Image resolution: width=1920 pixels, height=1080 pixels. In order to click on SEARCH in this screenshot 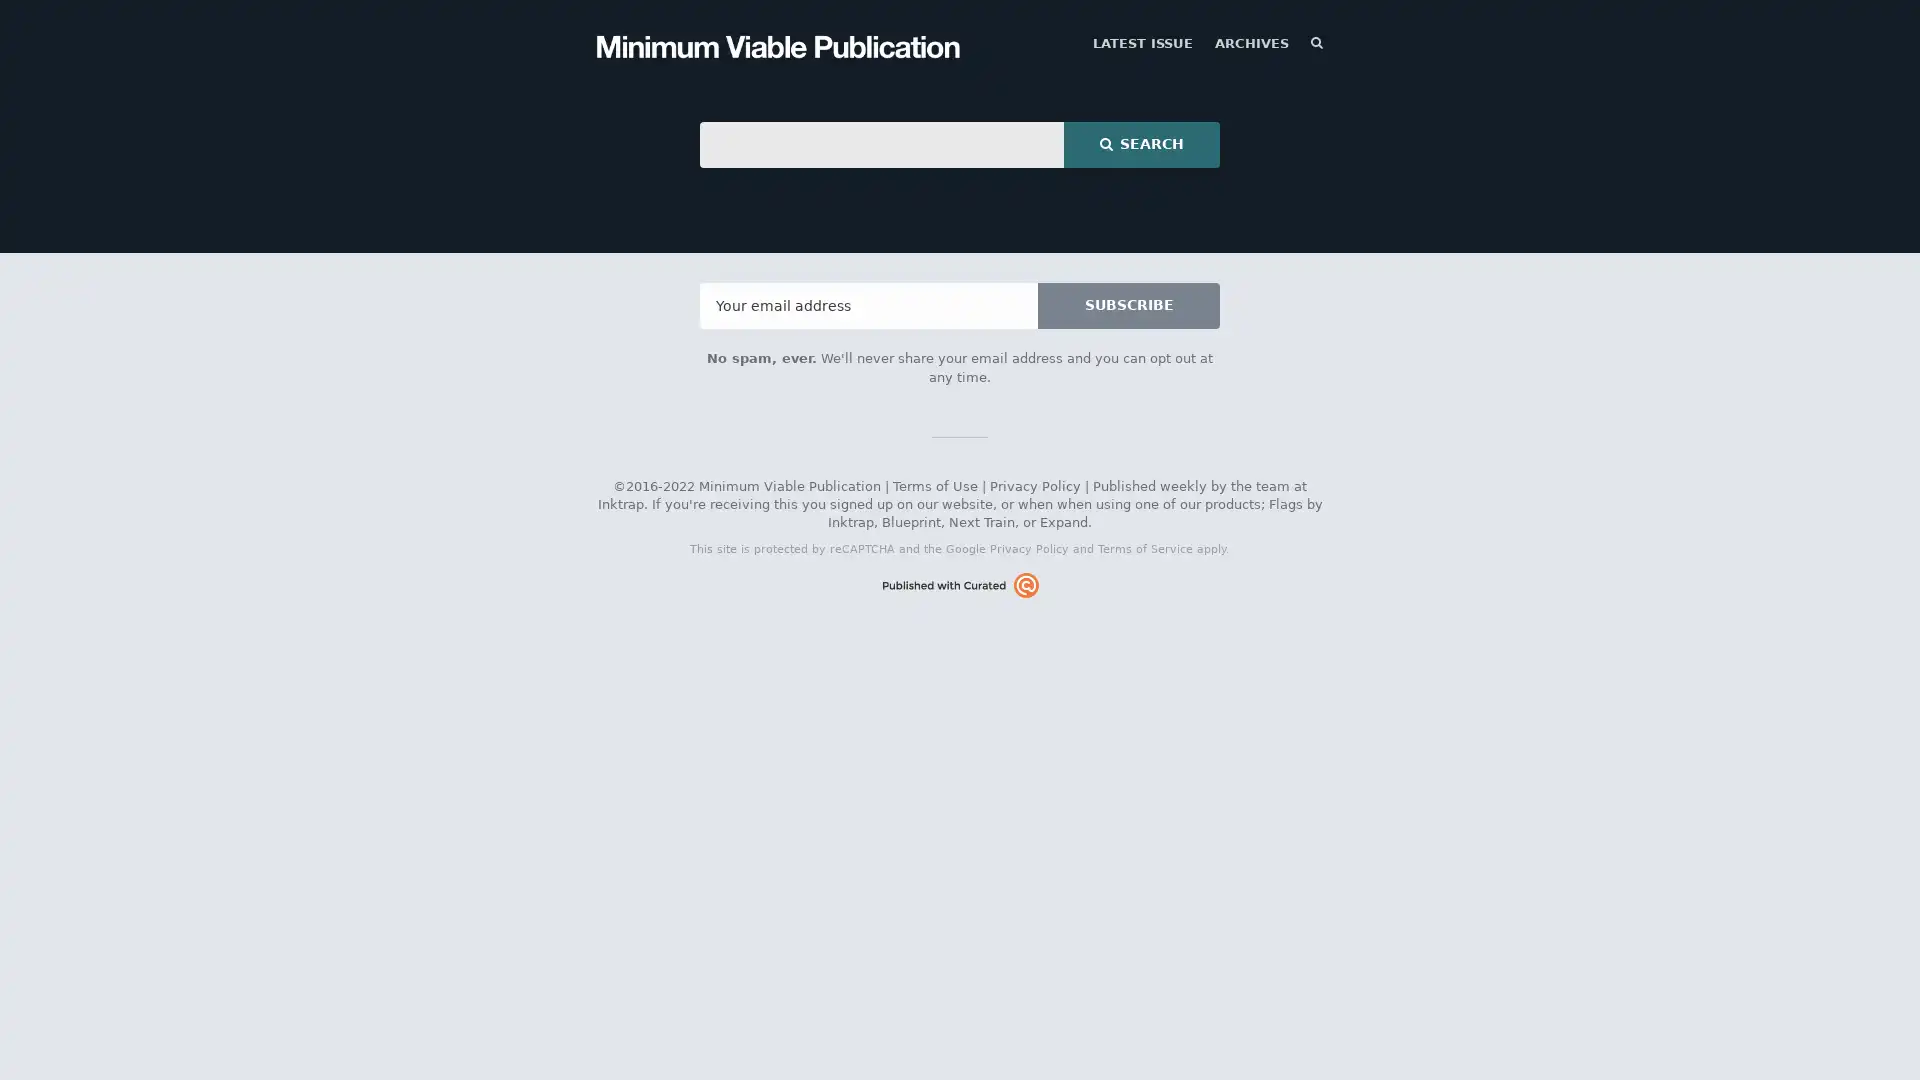, I will do `click(1274, 42)`.